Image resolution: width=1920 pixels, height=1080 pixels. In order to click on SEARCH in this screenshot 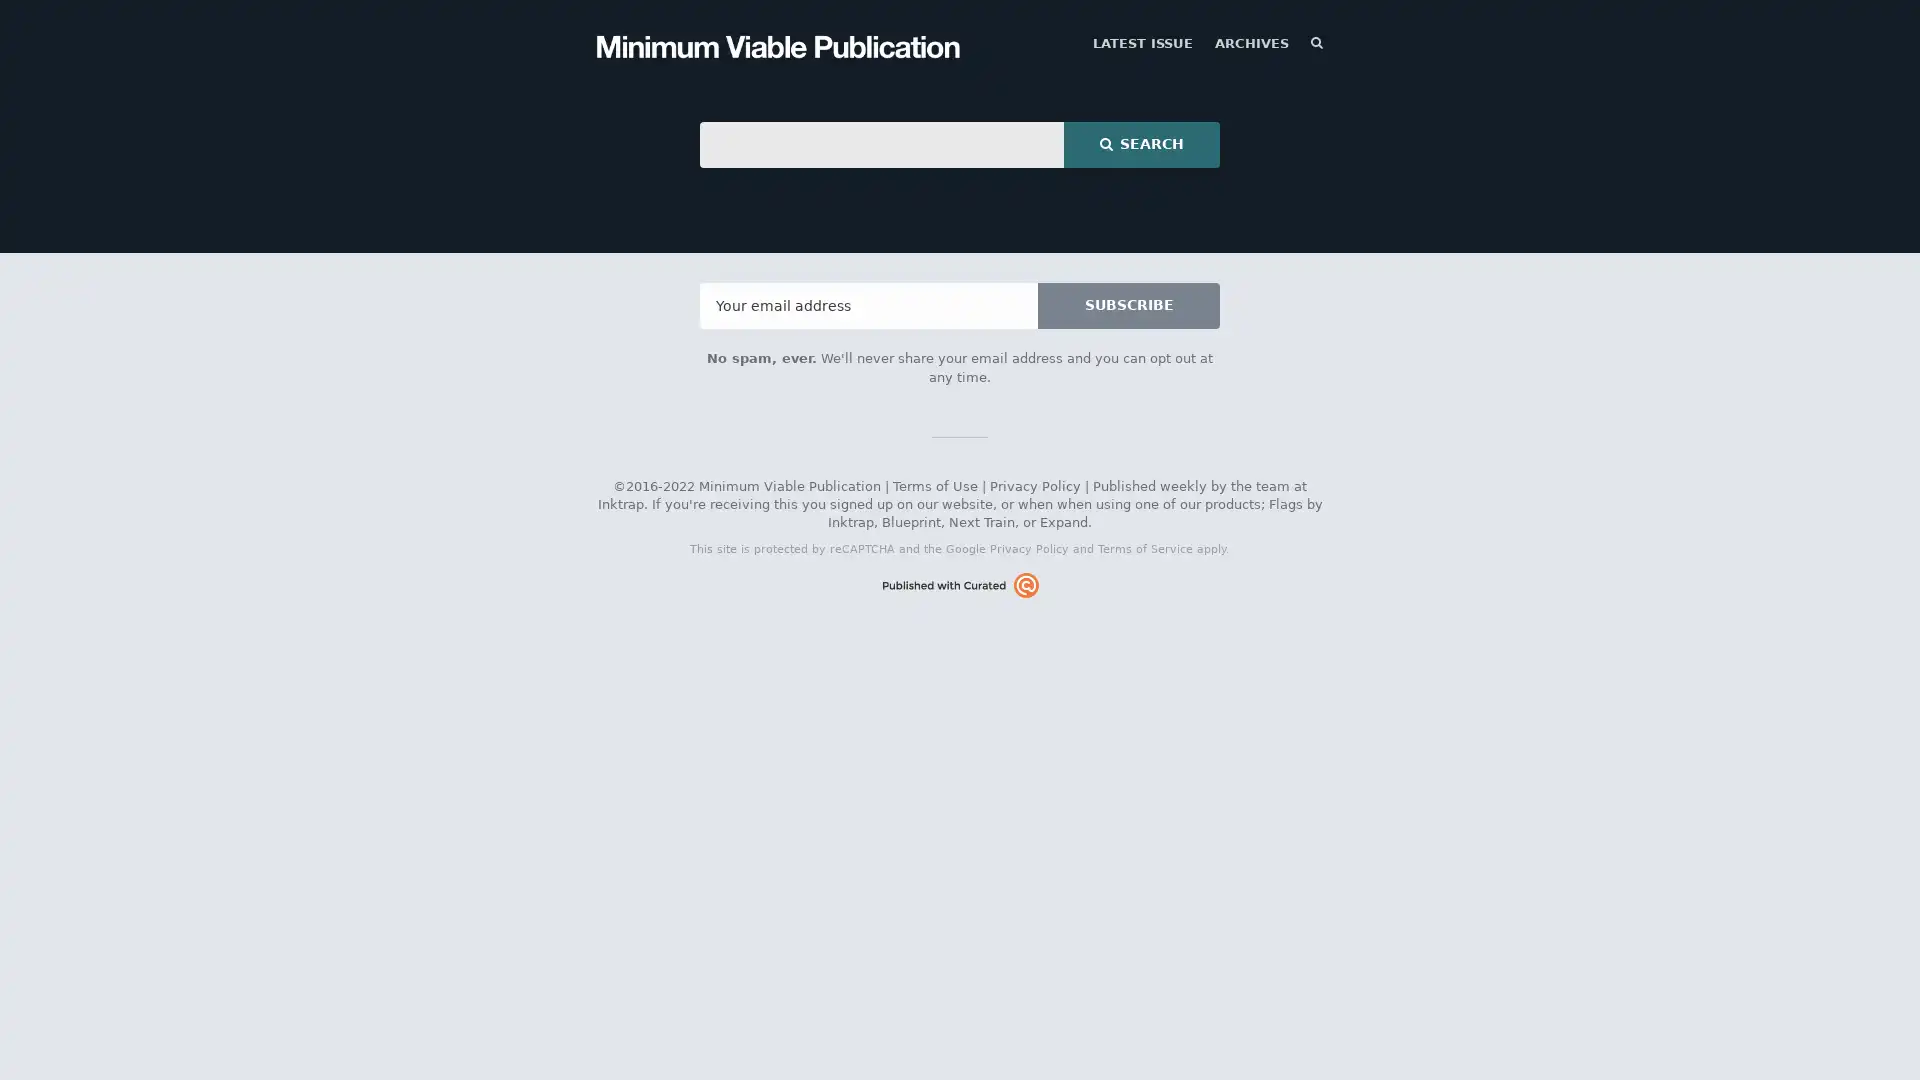, I will do `click(1274, 42)`.